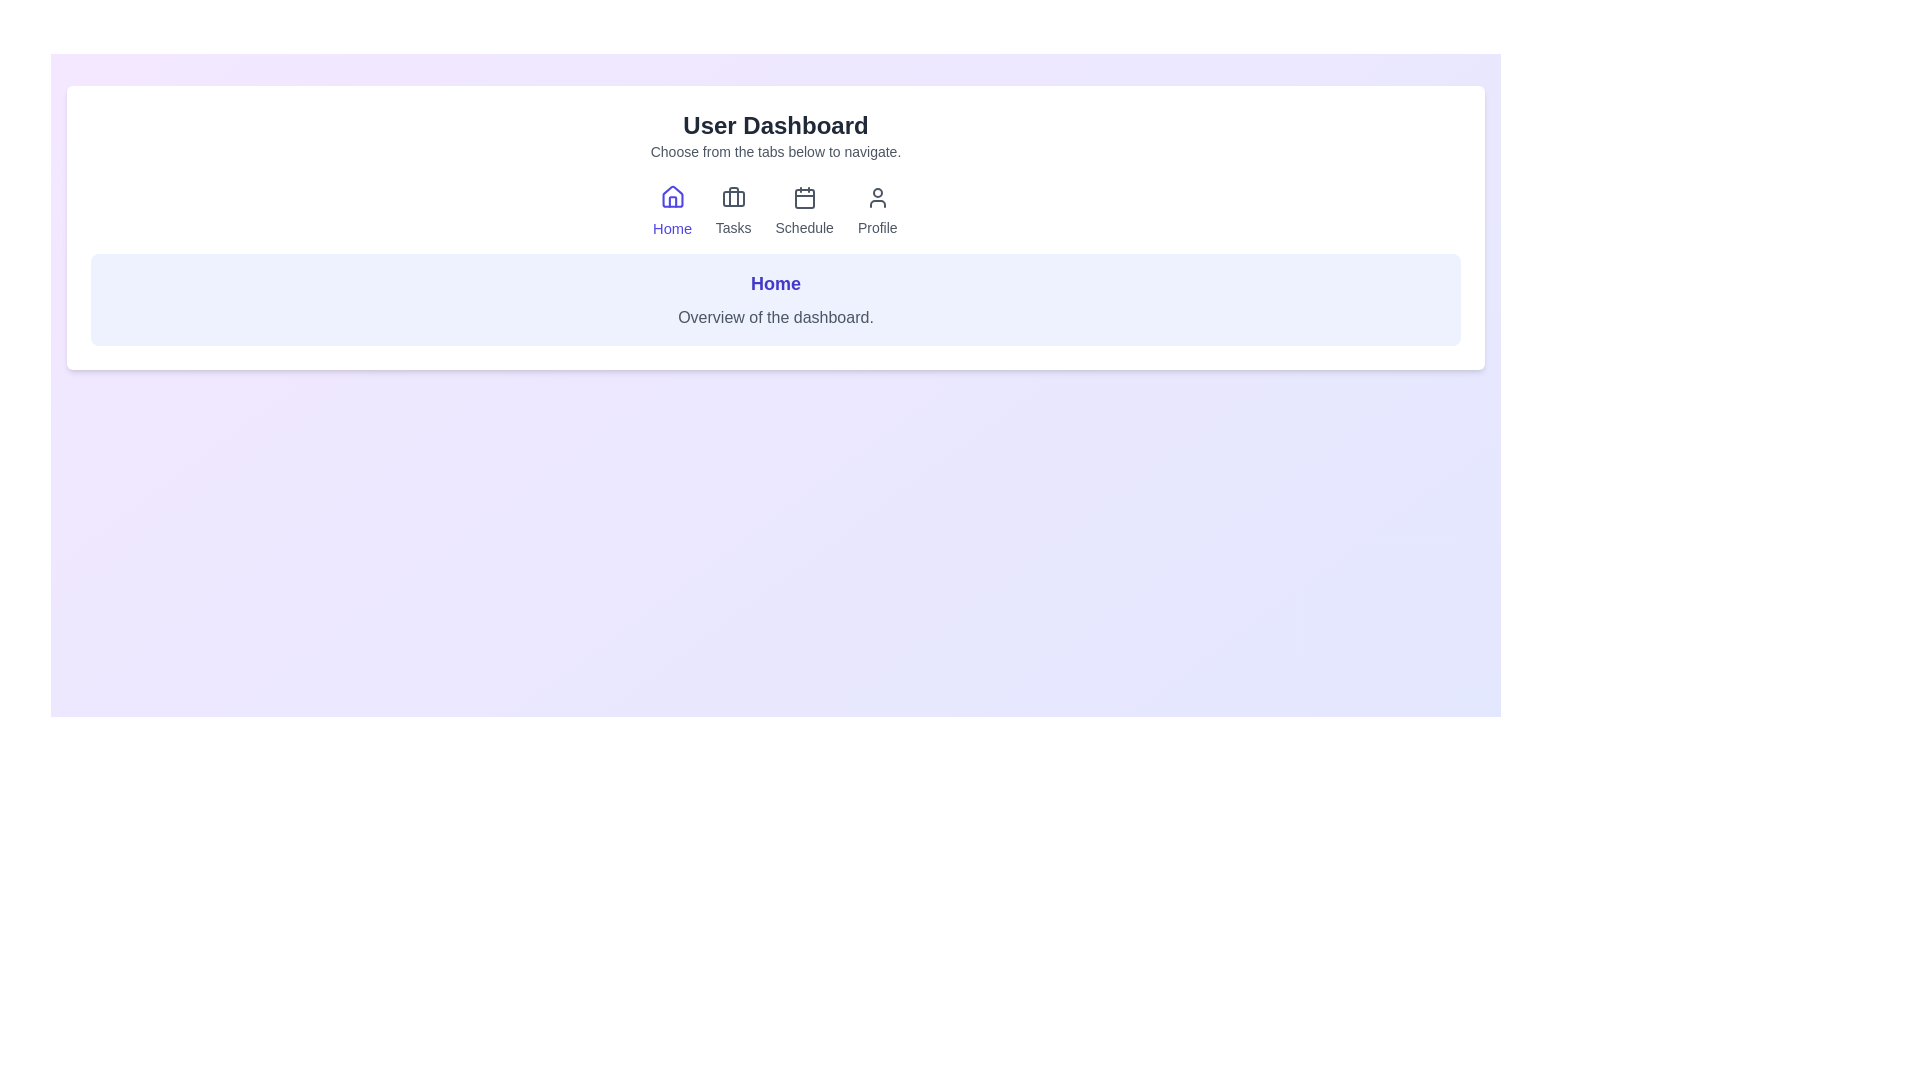 This screenshot has height=1080, width=1920. Describe the element at coordinates (672, 196) in the screenshot. I see `the visual style of the roof part of the house-shaped icon within the 'Home' tab of the navigation bar` at that location.